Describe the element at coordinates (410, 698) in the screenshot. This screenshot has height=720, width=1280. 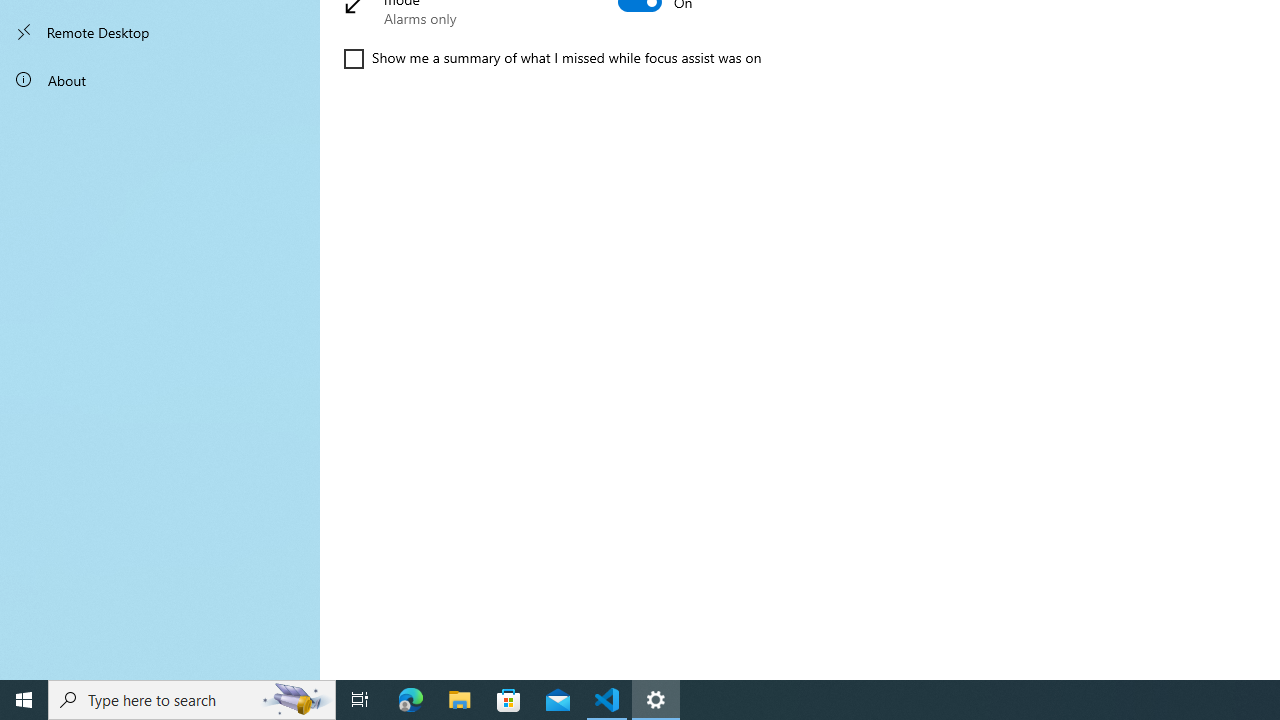
I see `'Microsoft Edge'` at that location.